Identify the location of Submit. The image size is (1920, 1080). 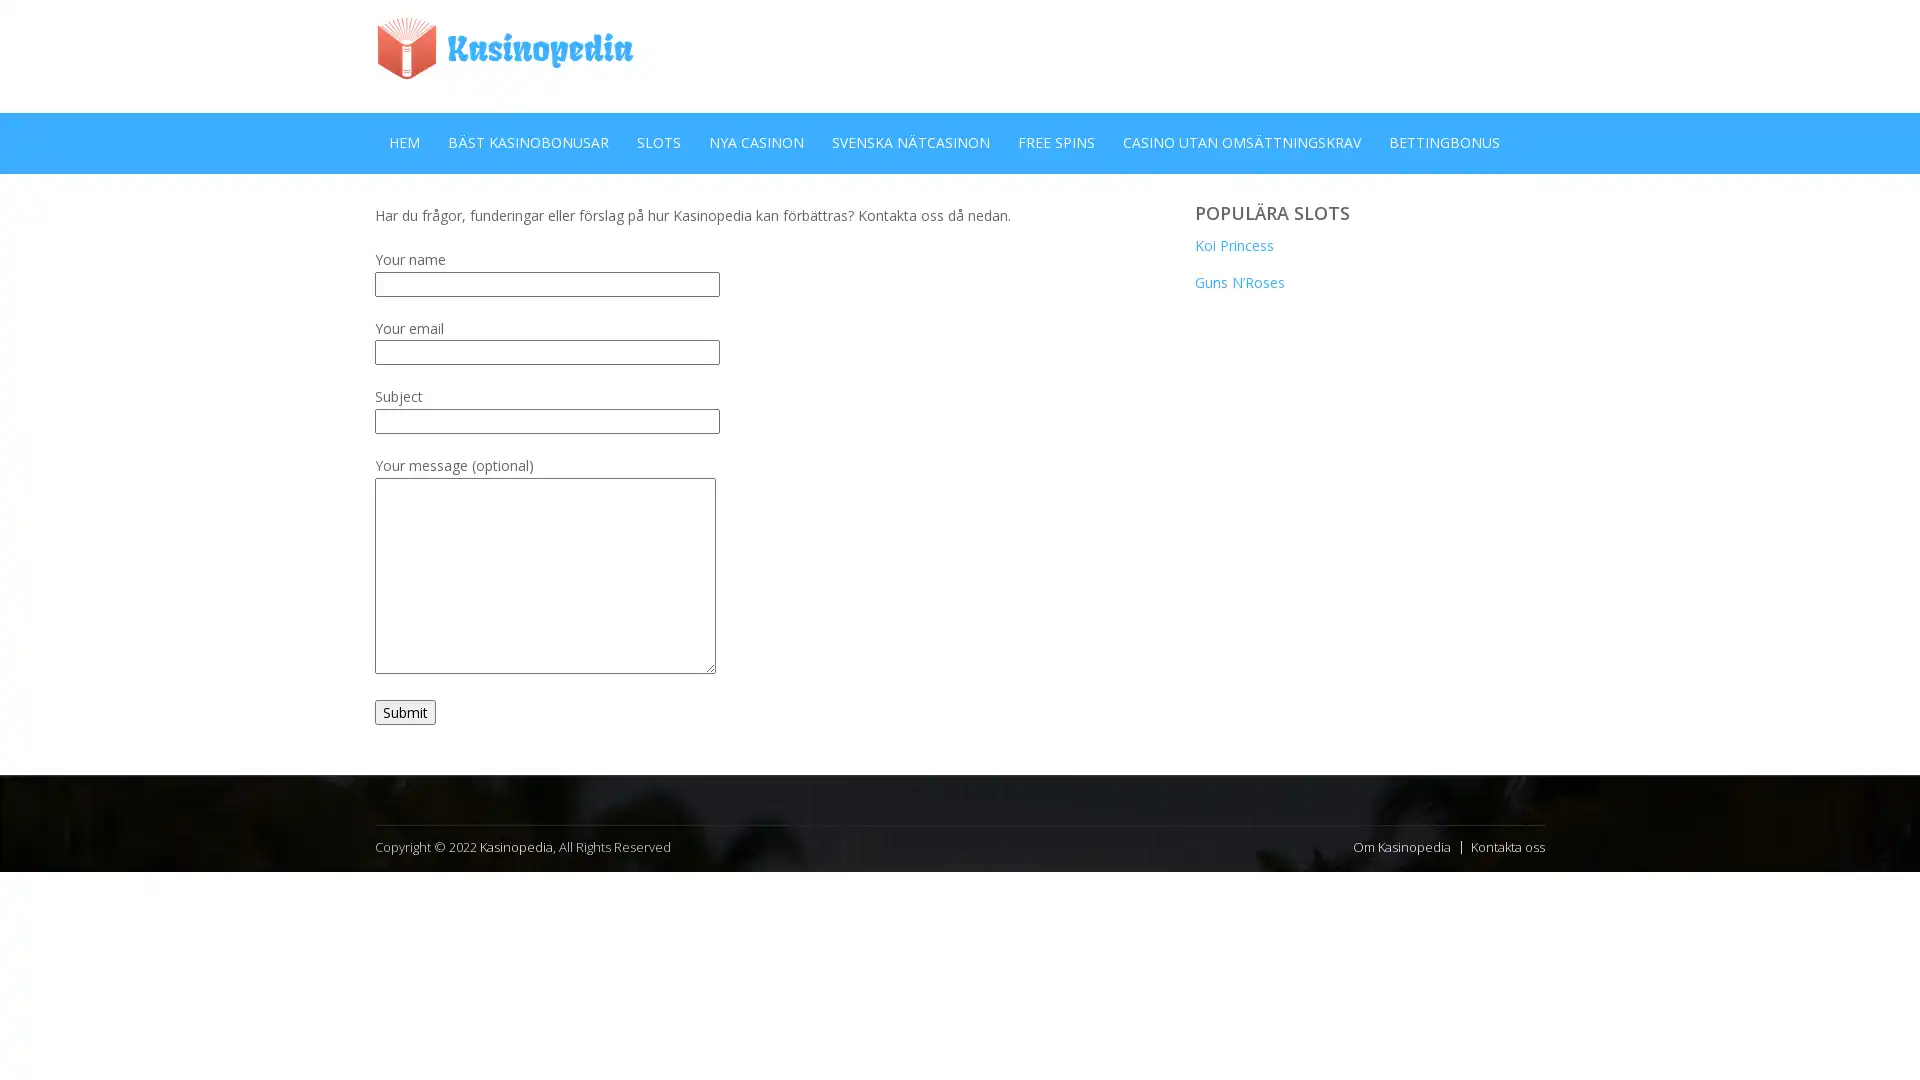
(404, 710).